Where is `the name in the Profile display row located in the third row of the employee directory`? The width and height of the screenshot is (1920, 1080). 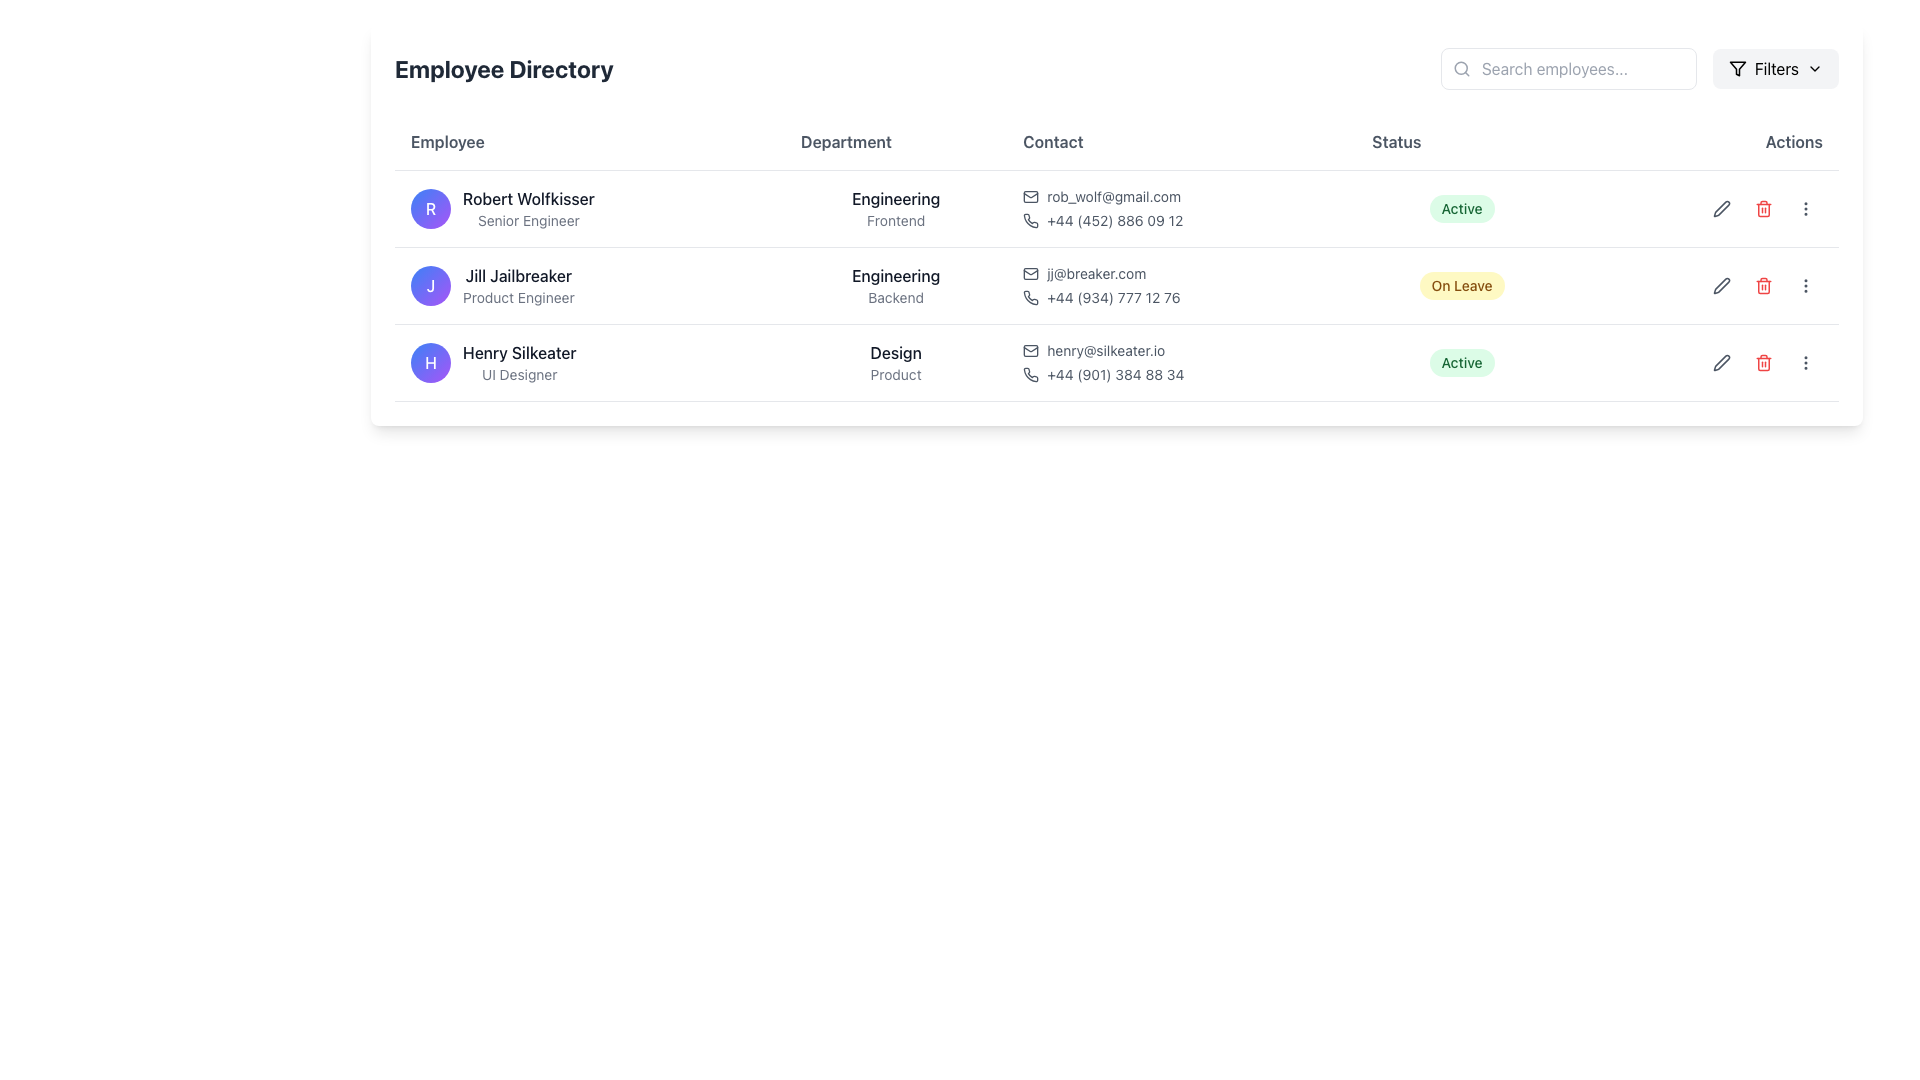 the name in the Profile display row located in the third row of the employee directory is located at coordinates (589, 362).